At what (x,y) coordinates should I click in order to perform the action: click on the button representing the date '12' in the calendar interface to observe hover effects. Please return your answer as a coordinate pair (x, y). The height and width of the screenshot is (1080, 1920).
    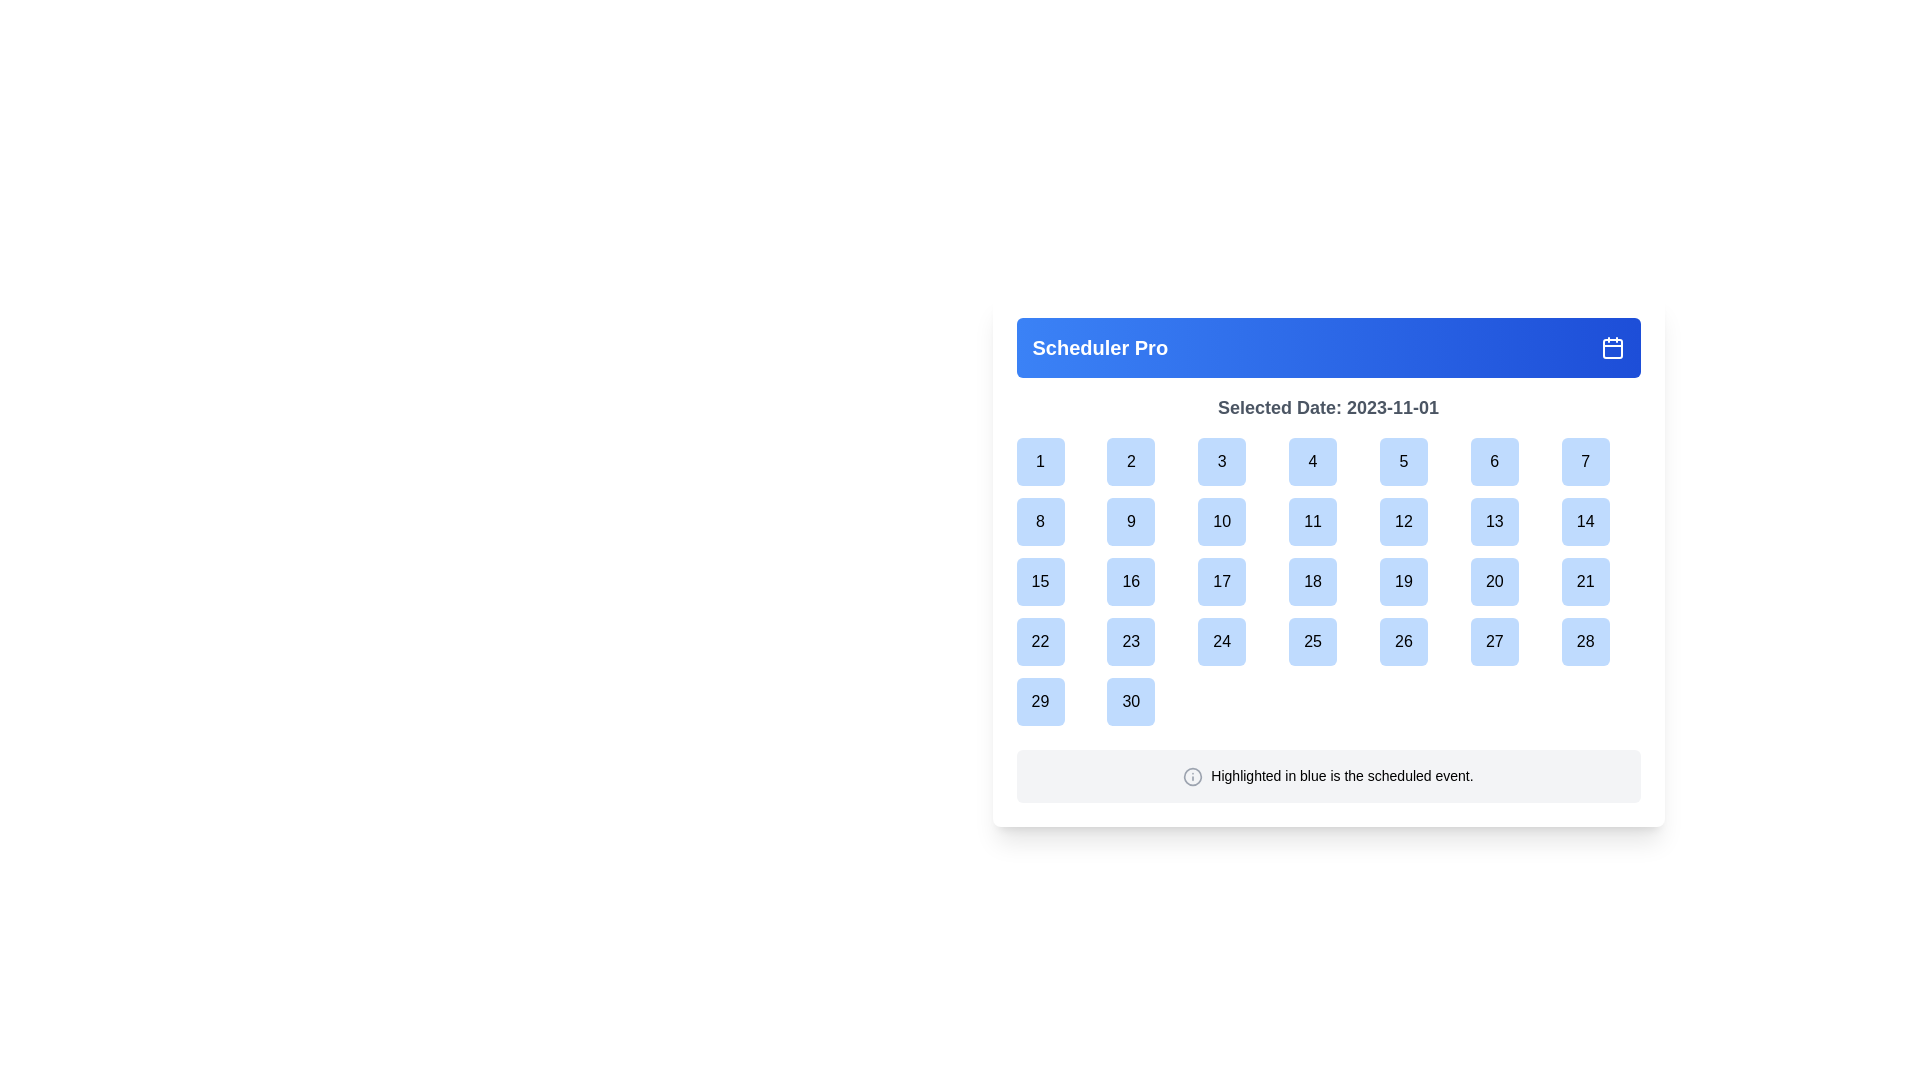
    Looking at the image, I should click on (1402, 520).